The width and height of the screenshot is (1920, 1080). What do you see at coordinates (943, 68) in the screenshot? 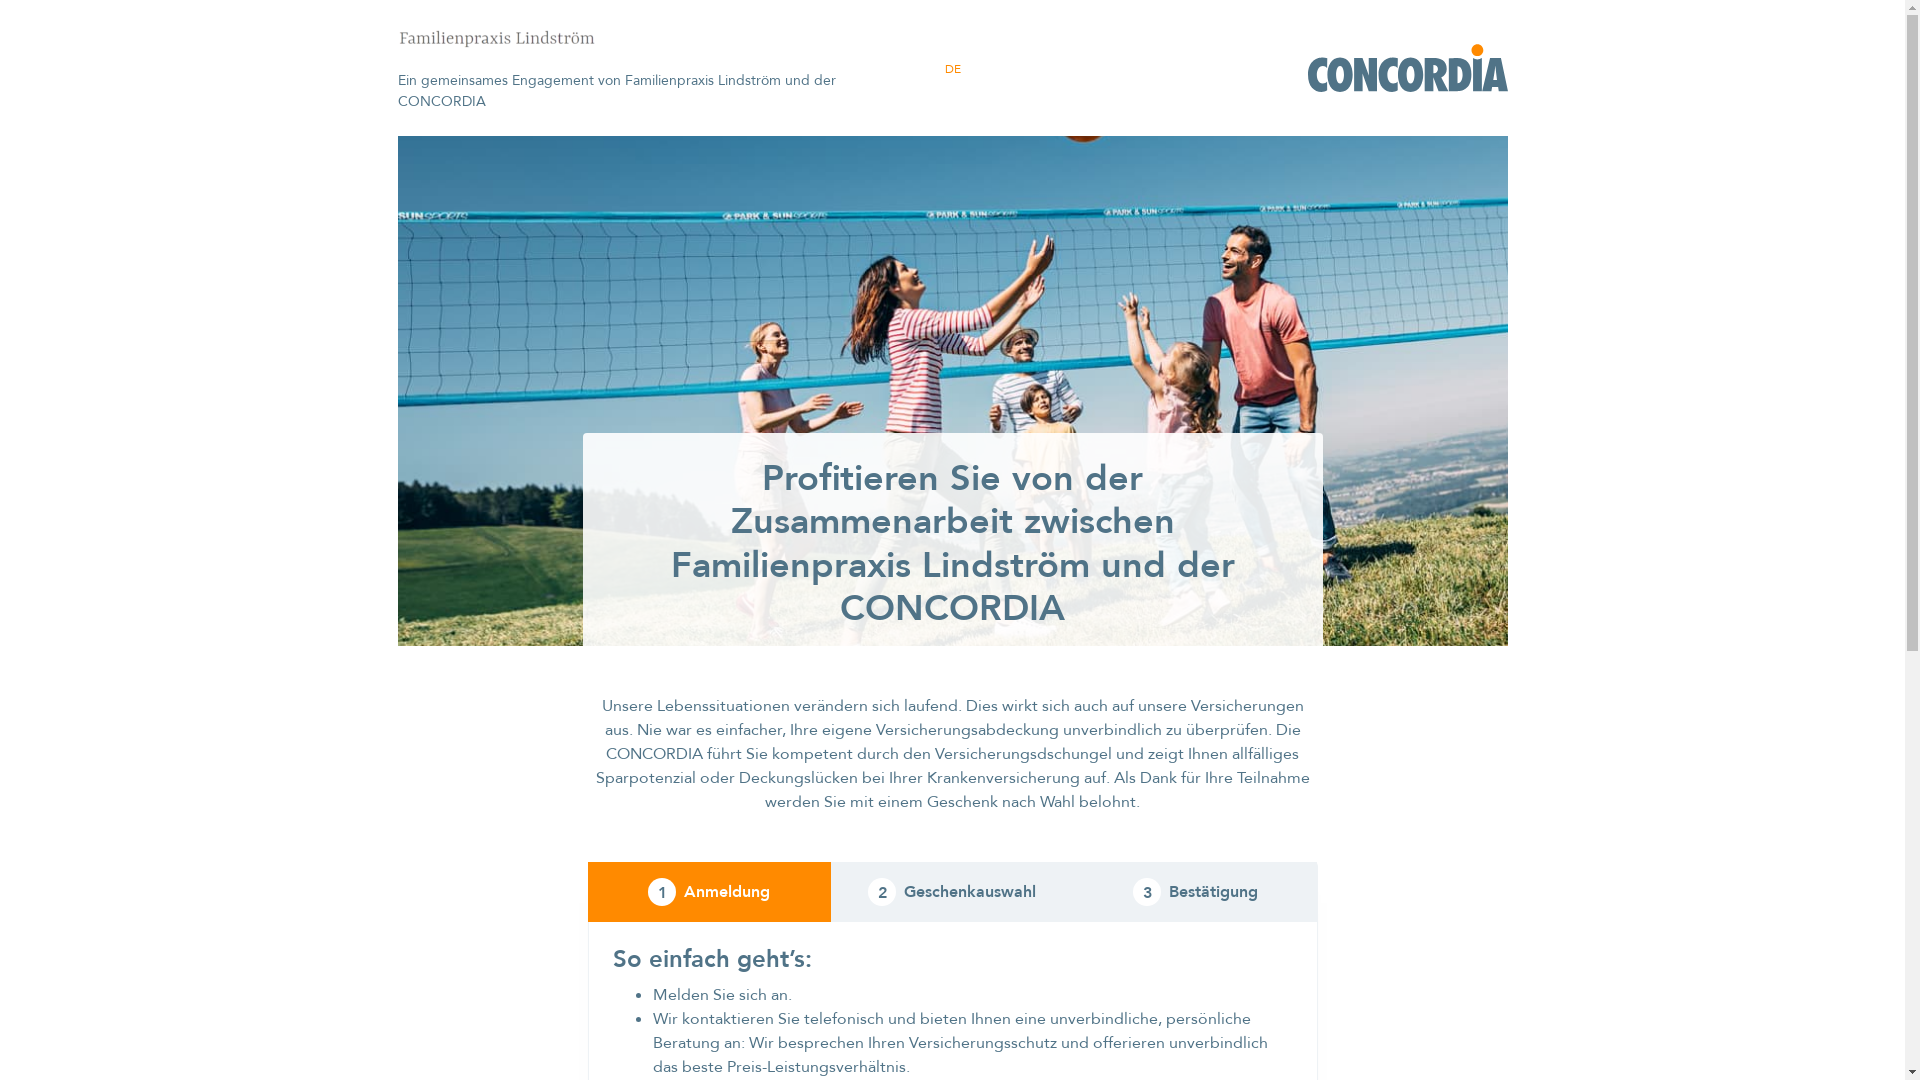
I see `'DE'` at bounding box center [943, 68].